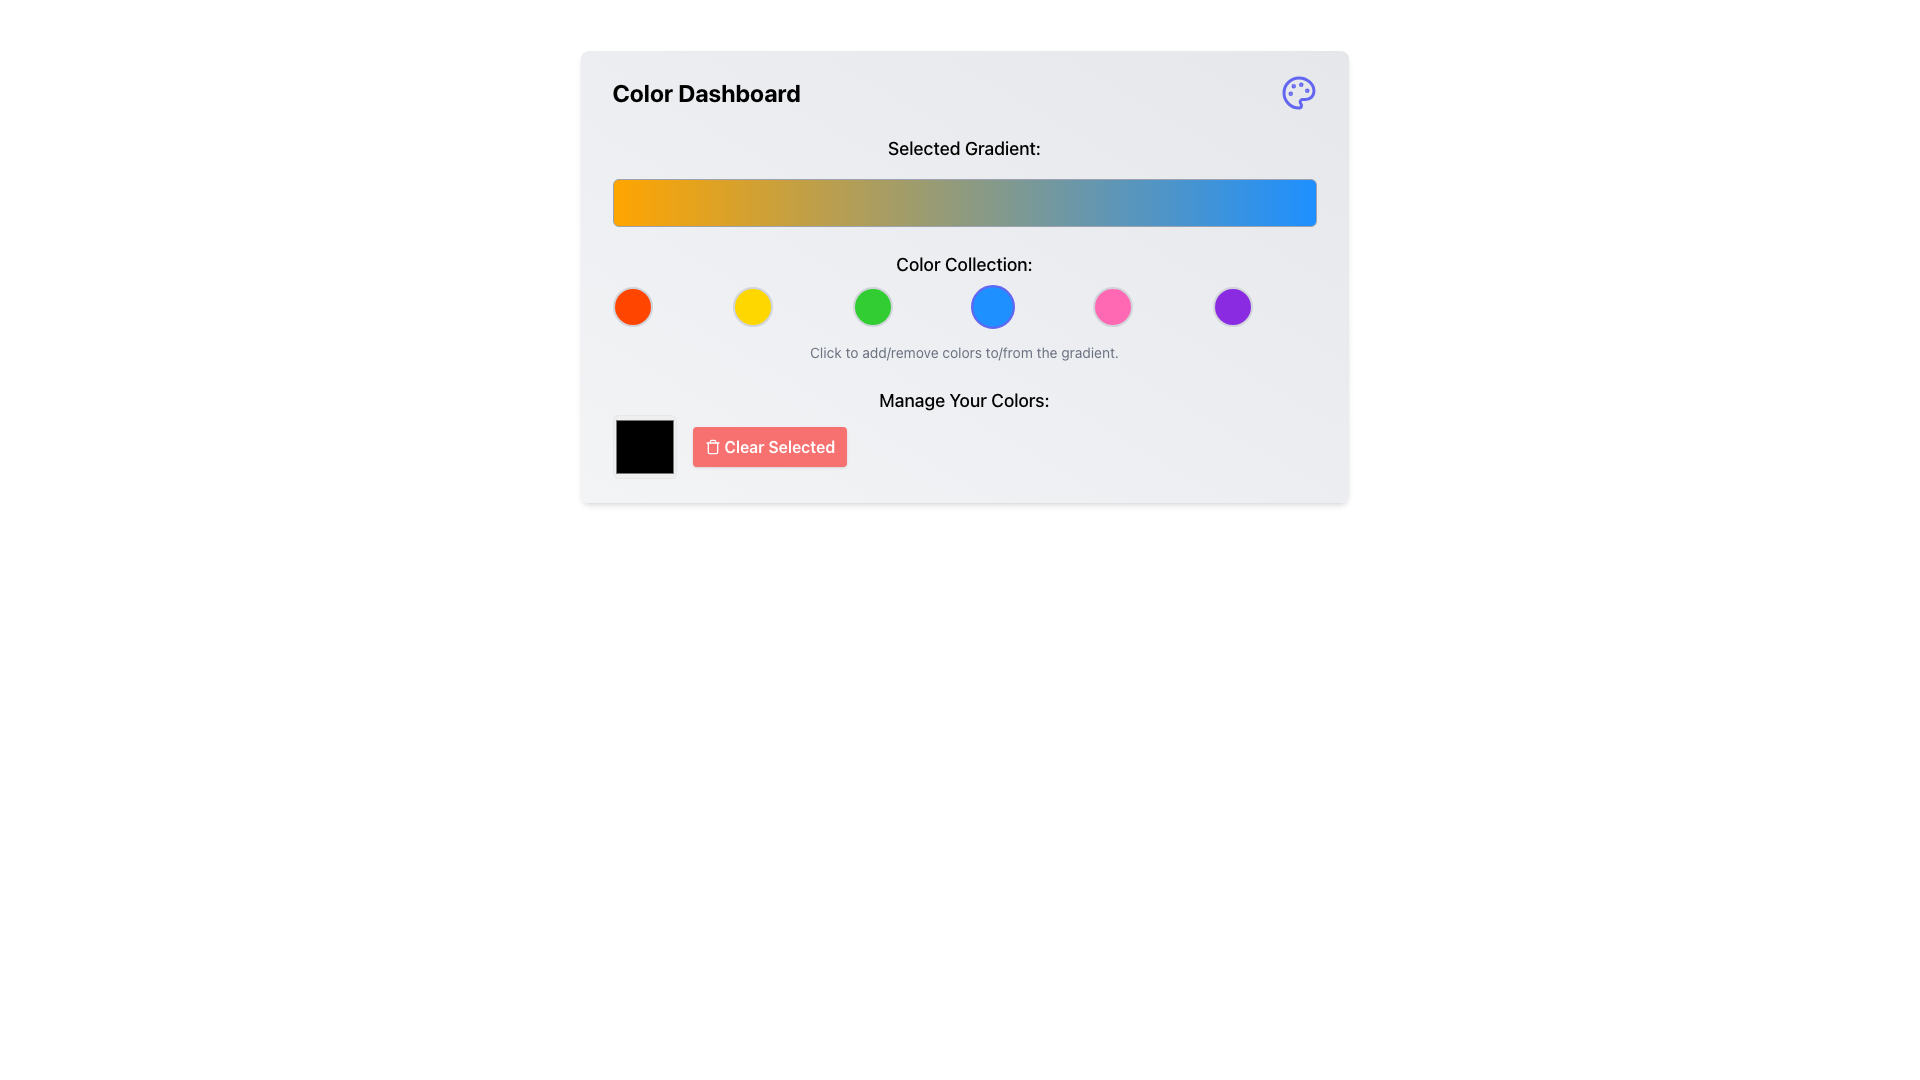 Image resolution: width=1920 pixels, height=1080 pixels. What do you see at coordinates (706, 92) in the screenshot?
I see `text element displaying 'Color Dashboard' located at the top-left region of the interface` at bounding box center [706, 92].